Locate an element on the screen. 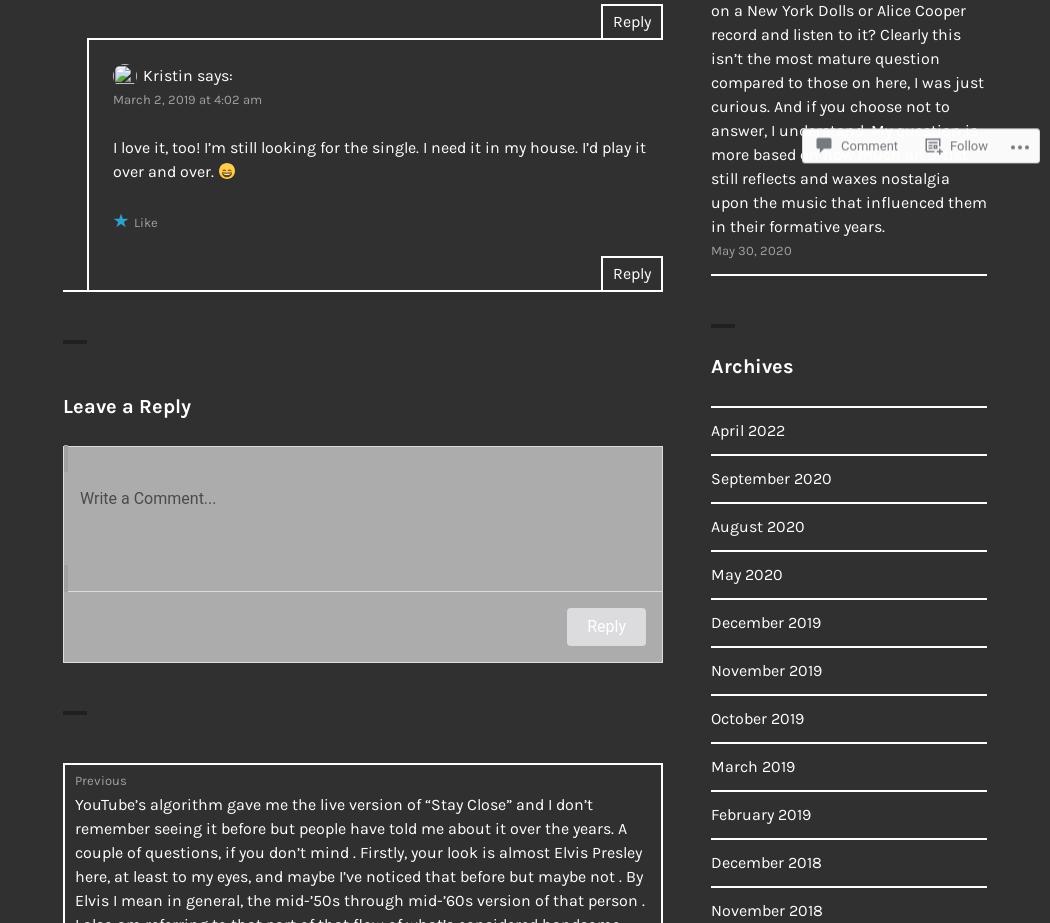 The width and height of the screenshot is (1050, 923). 'I love it, too! I’m still looking for the single. I need it in my house. I’d play it over and over.' is located at coordinates (379, 159).